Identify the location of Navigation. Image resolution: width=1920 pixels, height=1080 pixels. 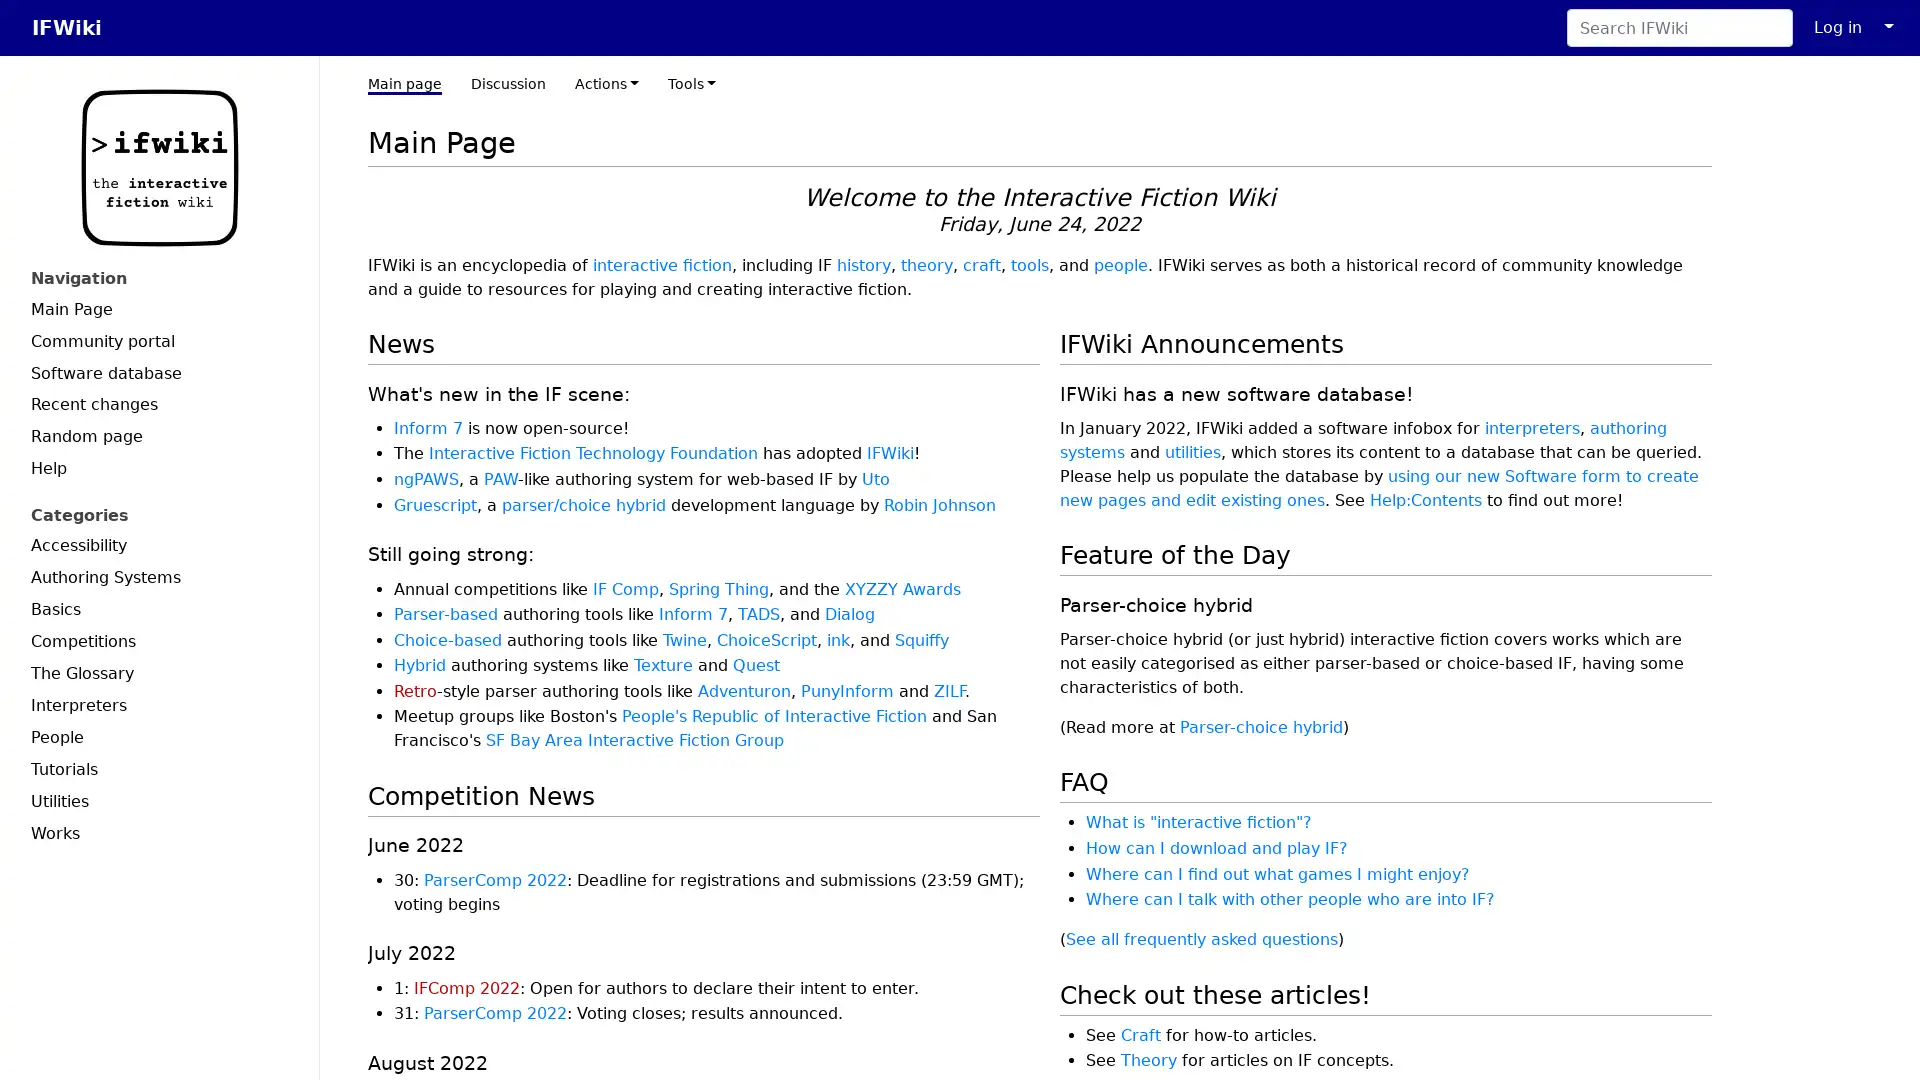
(158, 278).